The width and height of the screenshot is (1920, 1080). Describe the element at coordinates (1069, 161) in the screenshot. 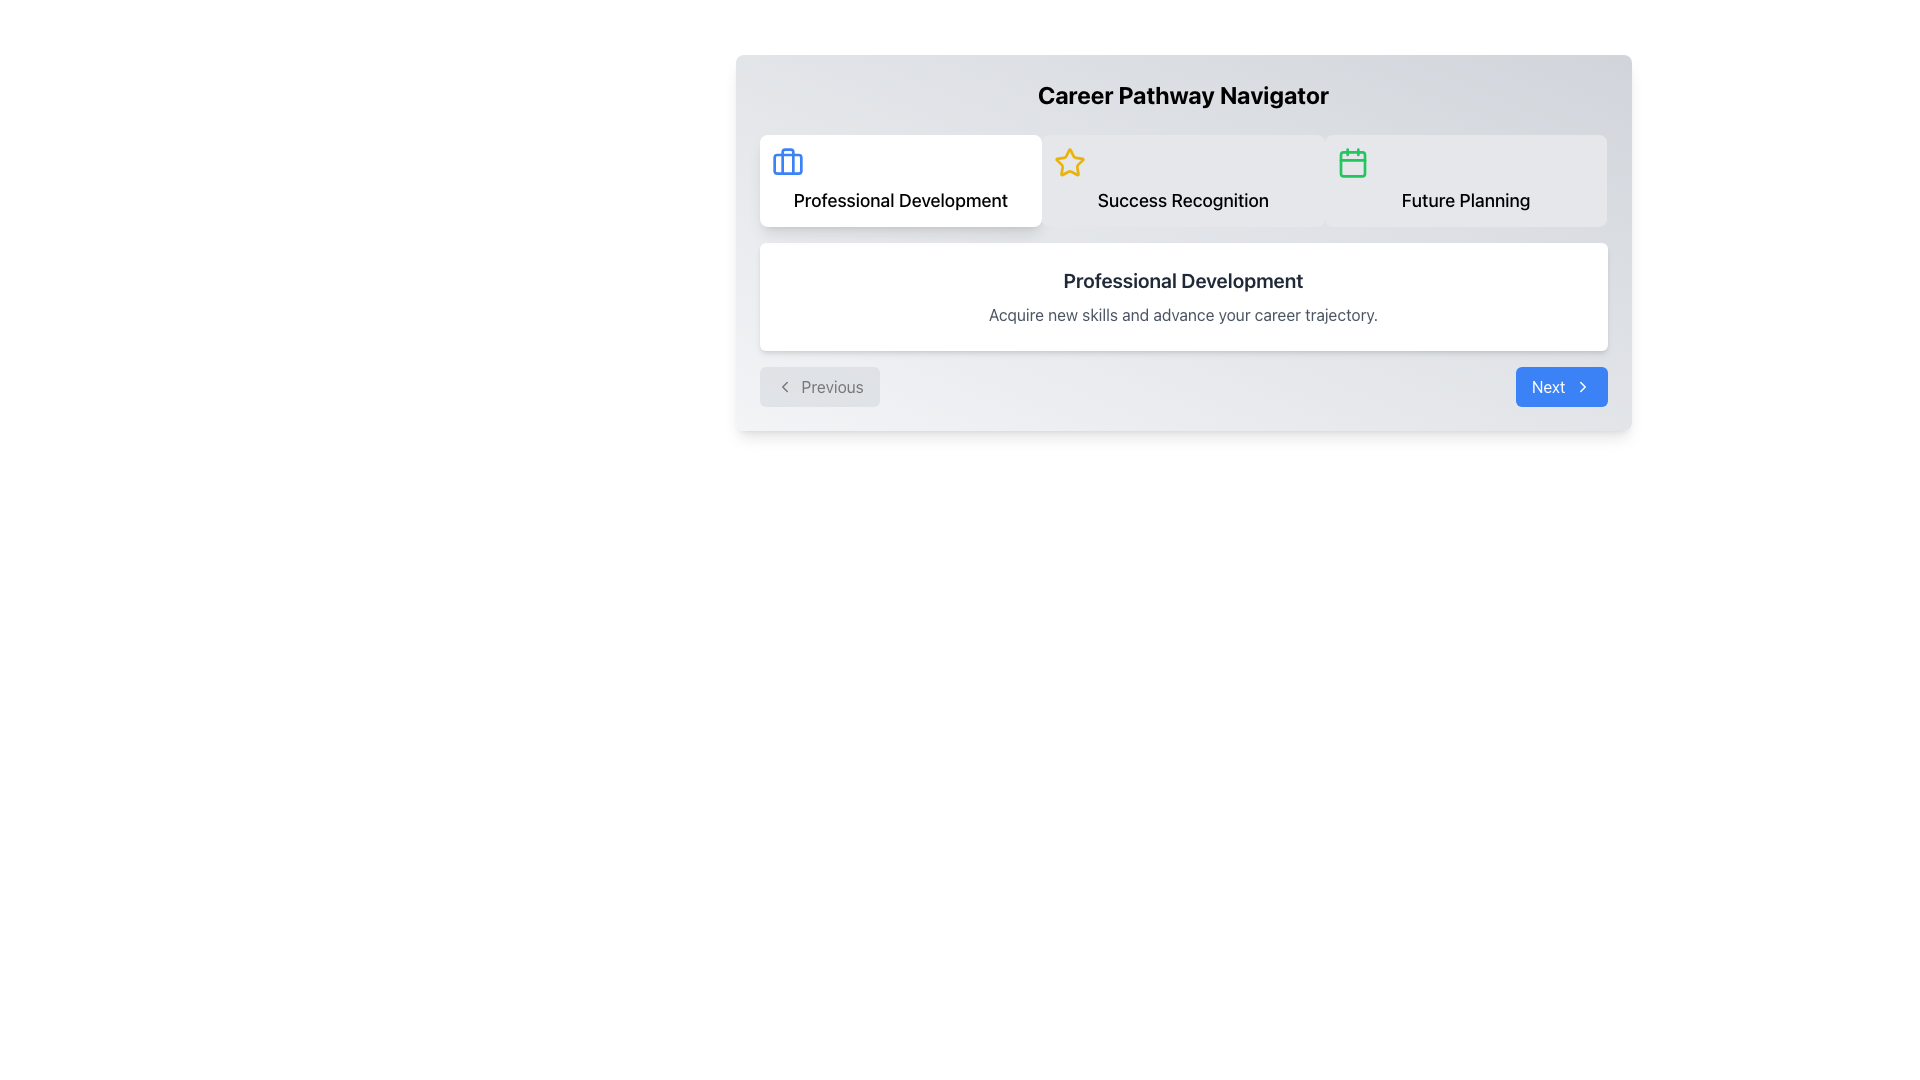

I see `the 'Success Recognition' icon located in the horizontal navigation bar, which is the second icon to the right of 'Professional Development' and to the left of 'Future Planning'` at that location.